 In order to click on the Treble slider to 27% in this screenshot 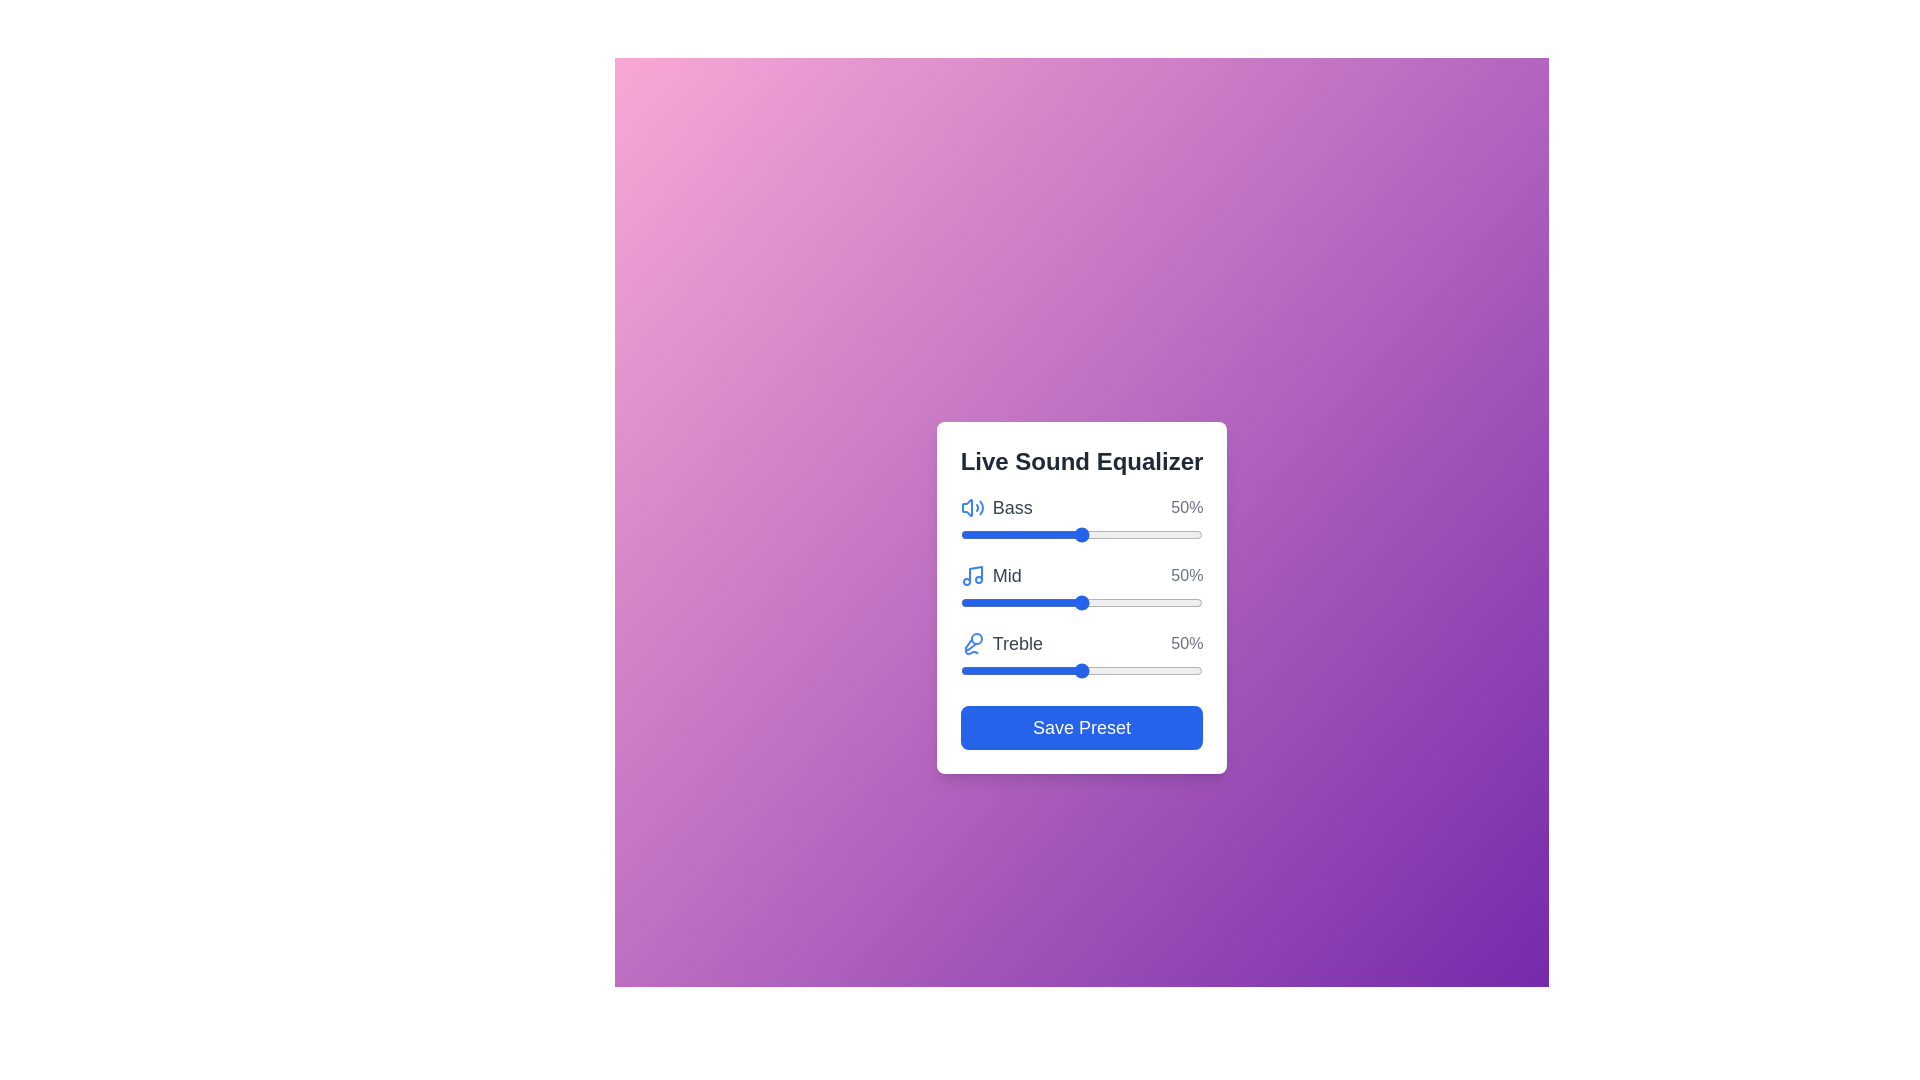, I will do `click(1026, 671)`.